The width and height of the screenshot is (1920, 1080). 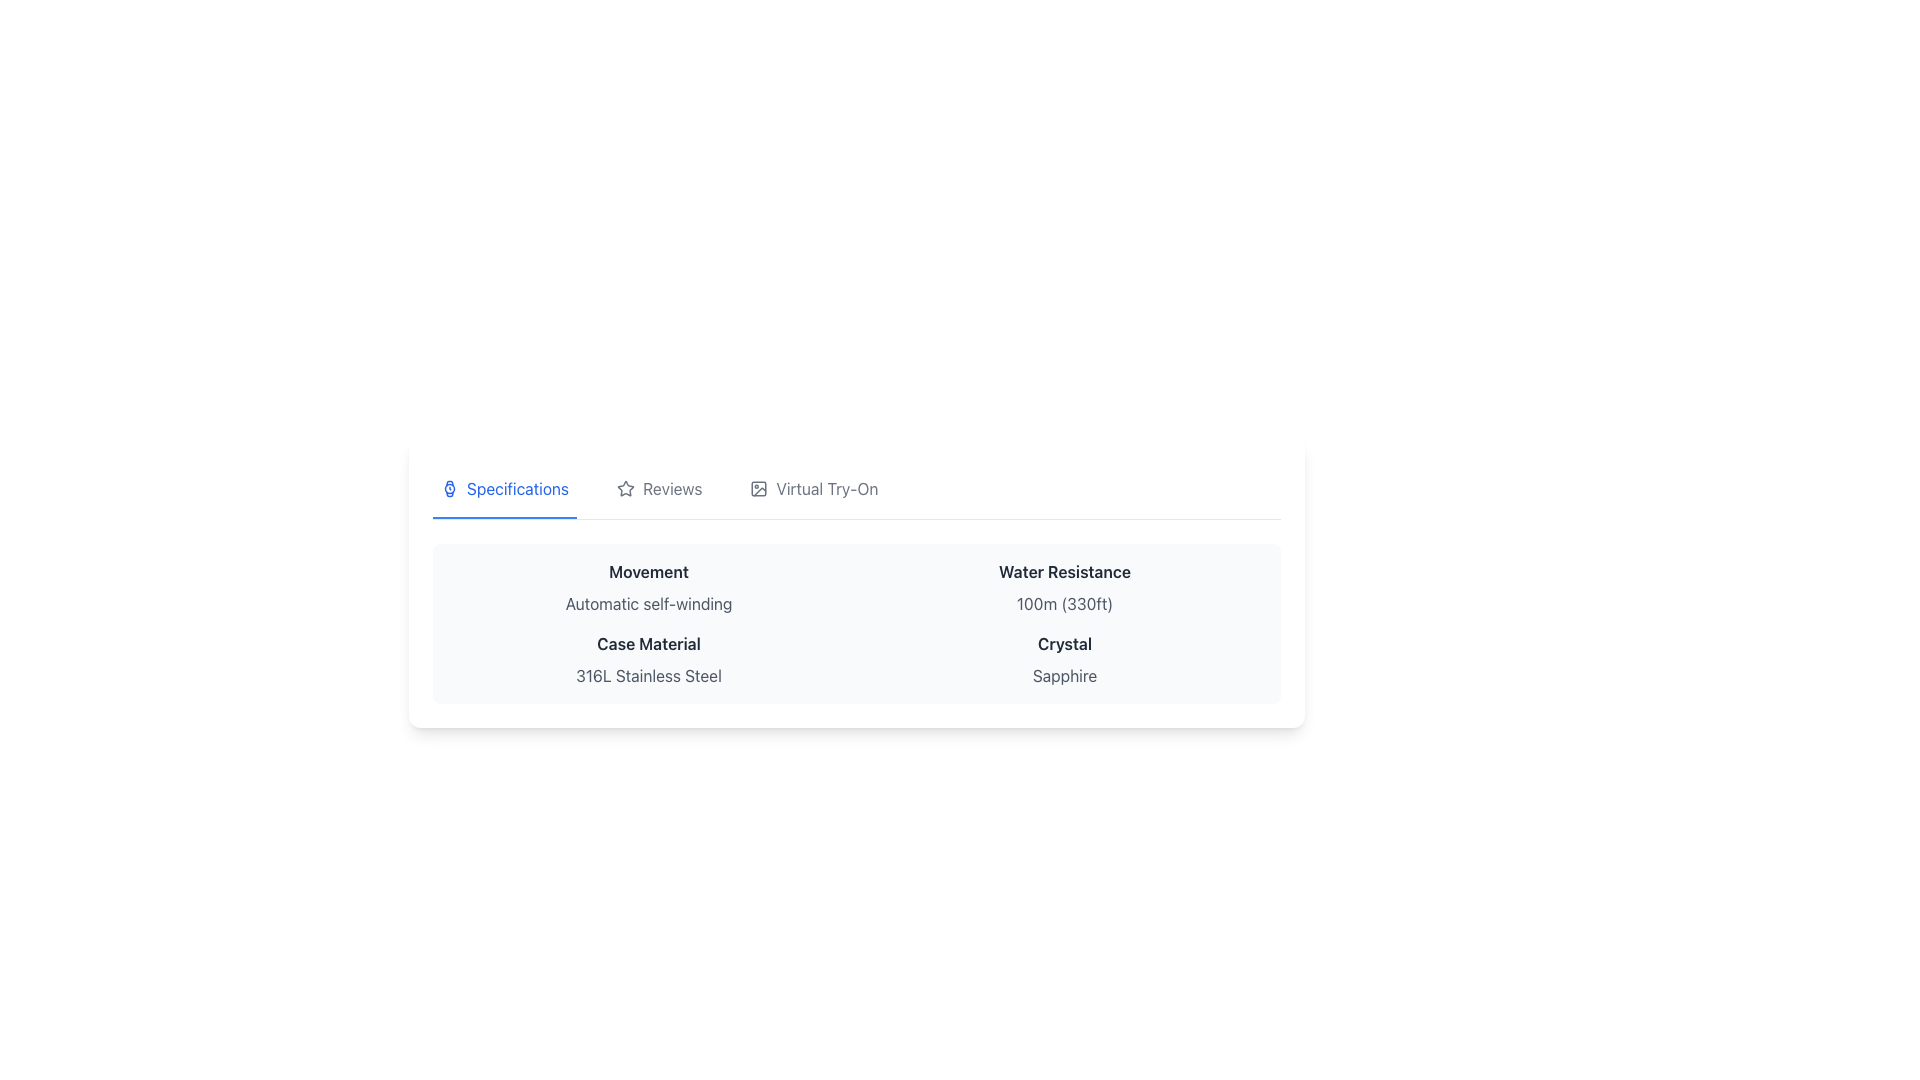 What do you see at coordinates (625, 489) in the screenshot?
I see `the star icon representing the 'Reviews' tab, located in the header section adjacent to the 'Reviews' text label` at bounding box center [625, 489].